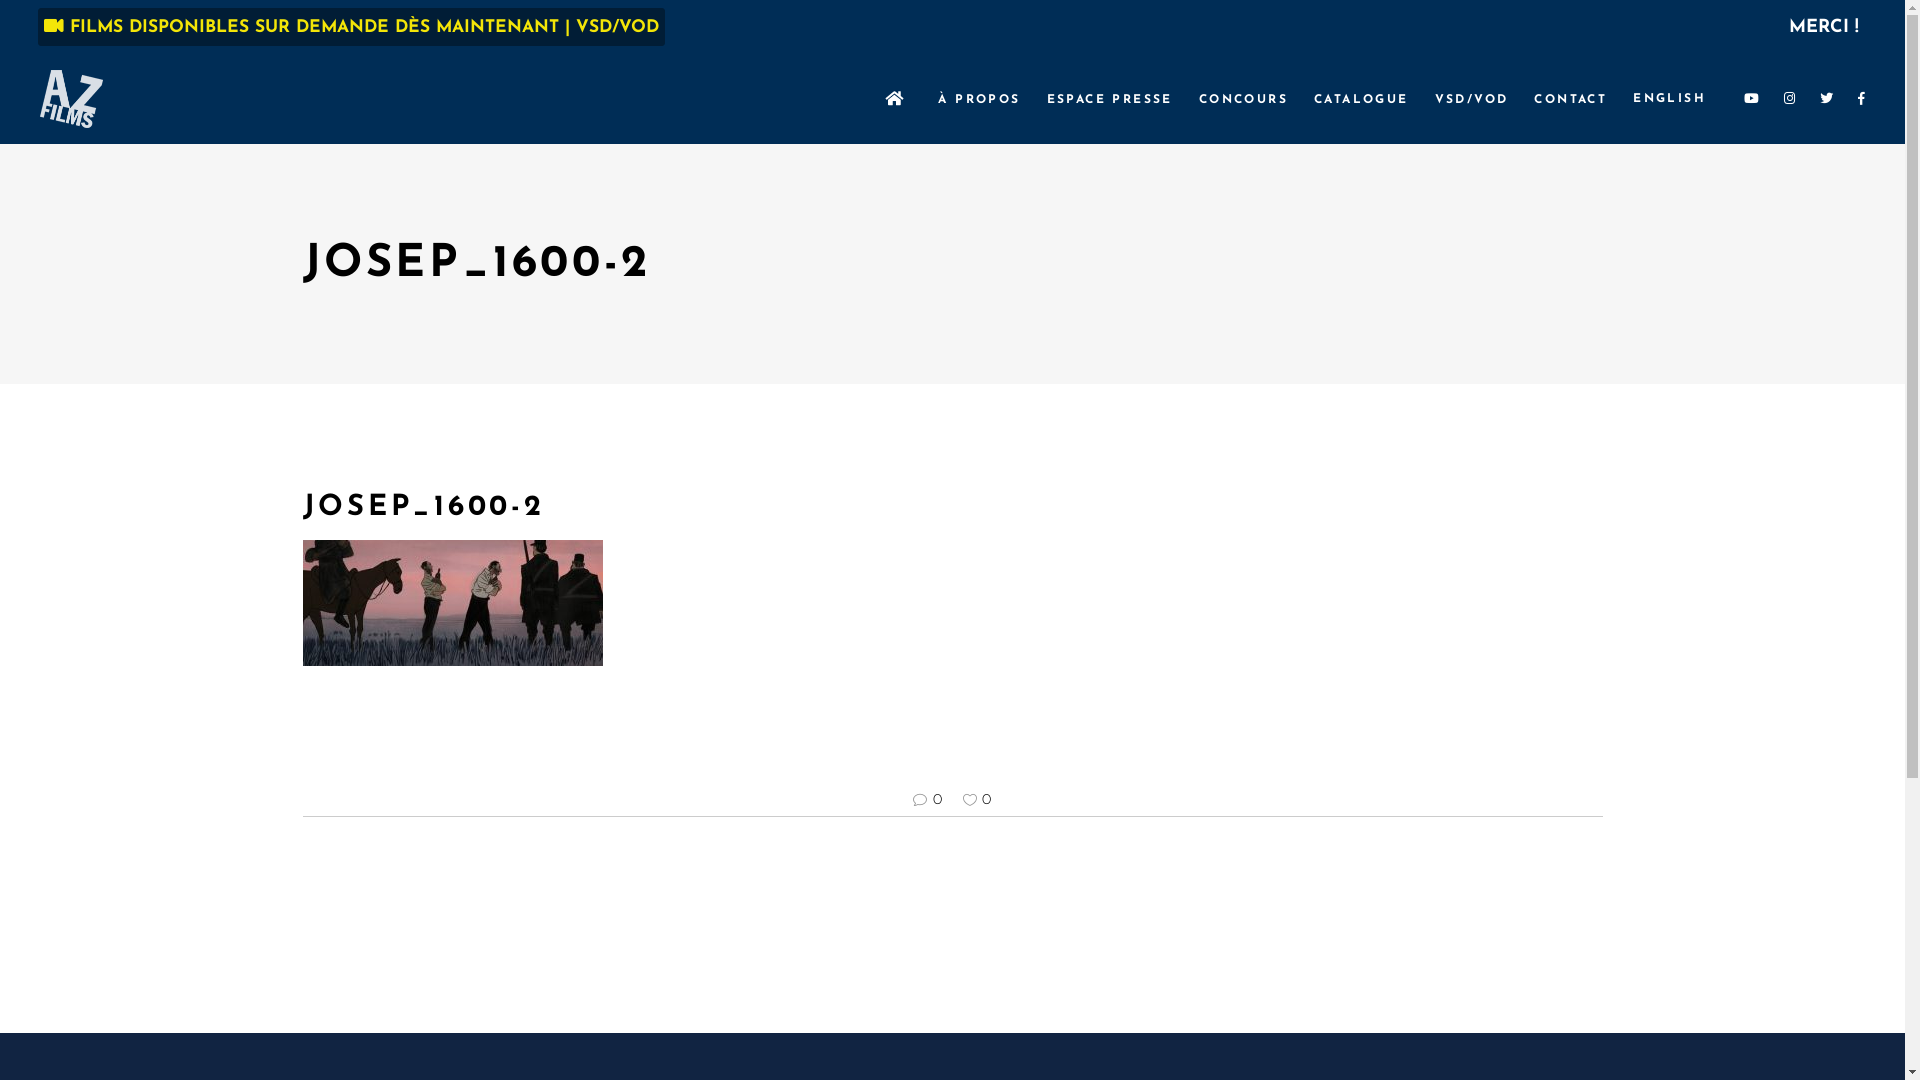 Image resolution: width=1920 pixels, height=1080 pixels. I want to click on 'CONCOURS', so click(1242, 99).